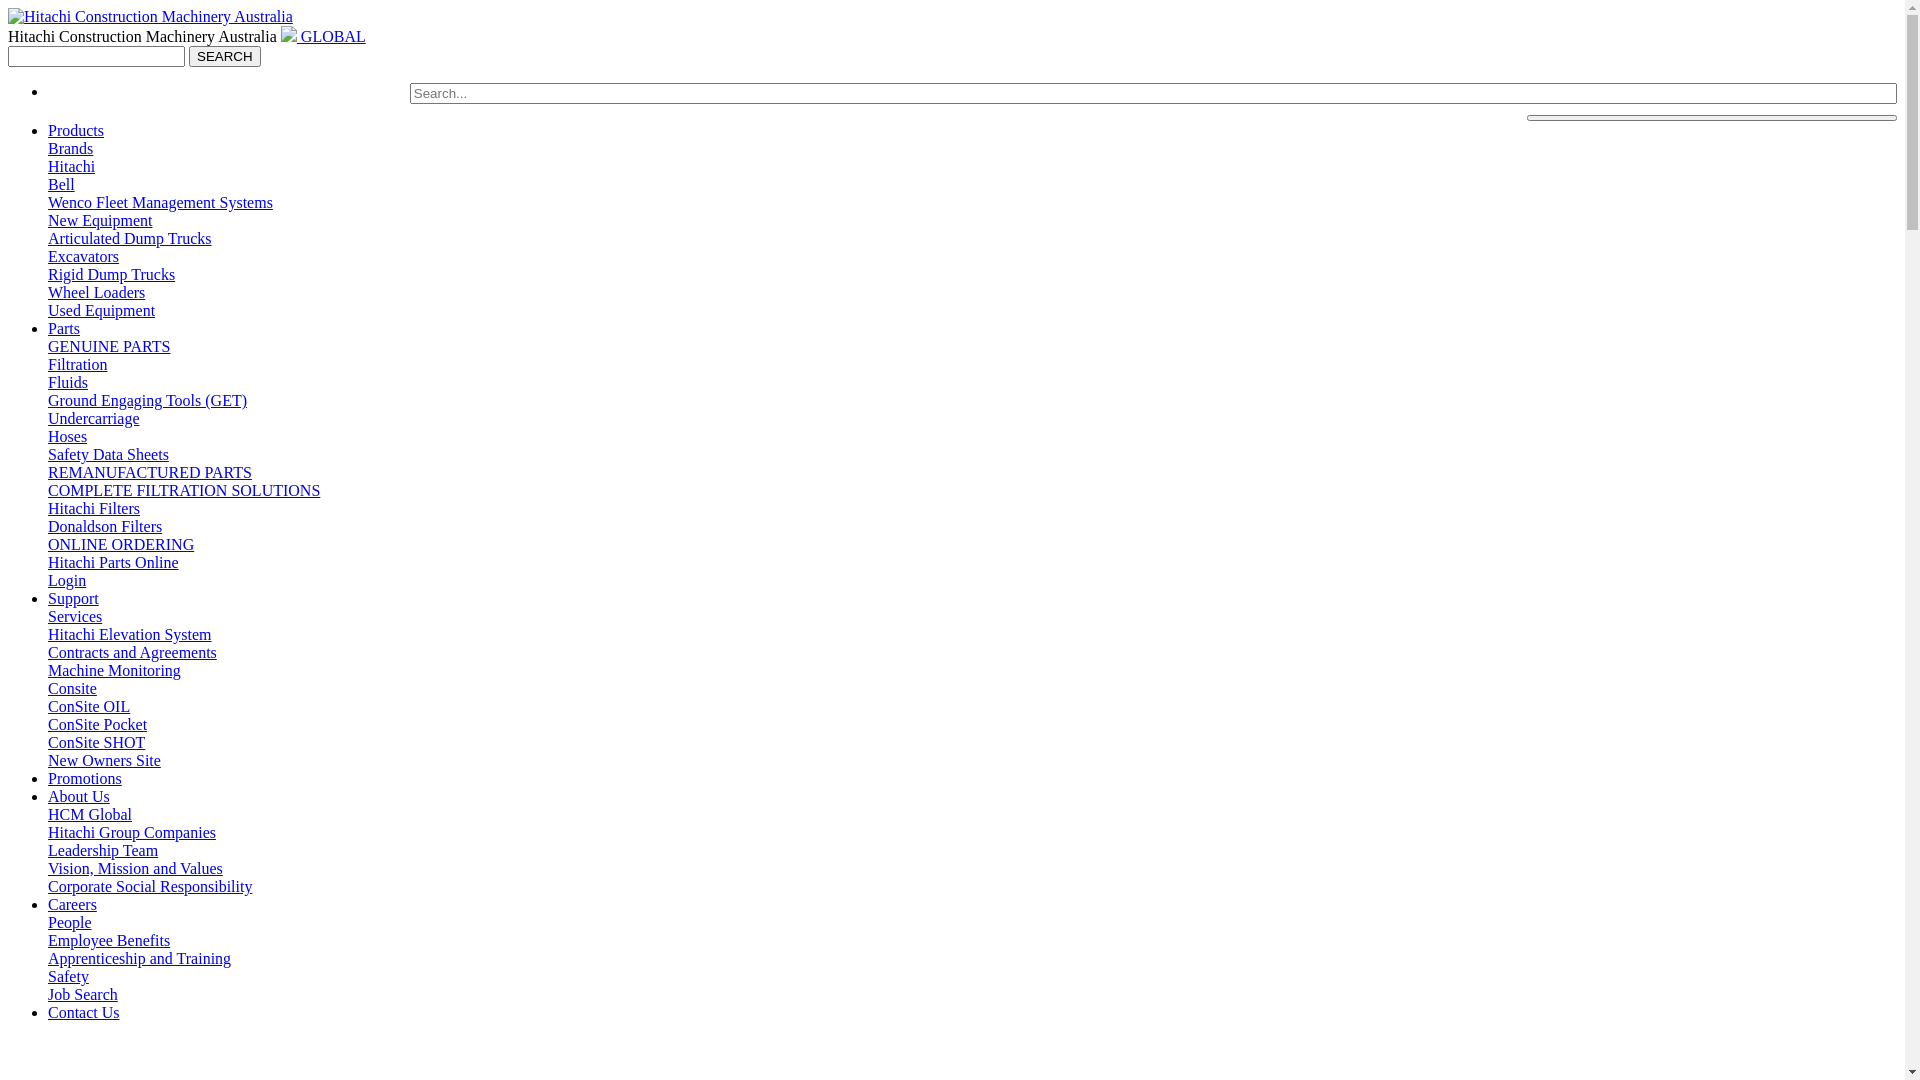 This screenshot has height=1080, width=1920. Describe the element at coordinates (128, 634) in the screenshot. I see `'Hitachi Elevation System'` at that location.